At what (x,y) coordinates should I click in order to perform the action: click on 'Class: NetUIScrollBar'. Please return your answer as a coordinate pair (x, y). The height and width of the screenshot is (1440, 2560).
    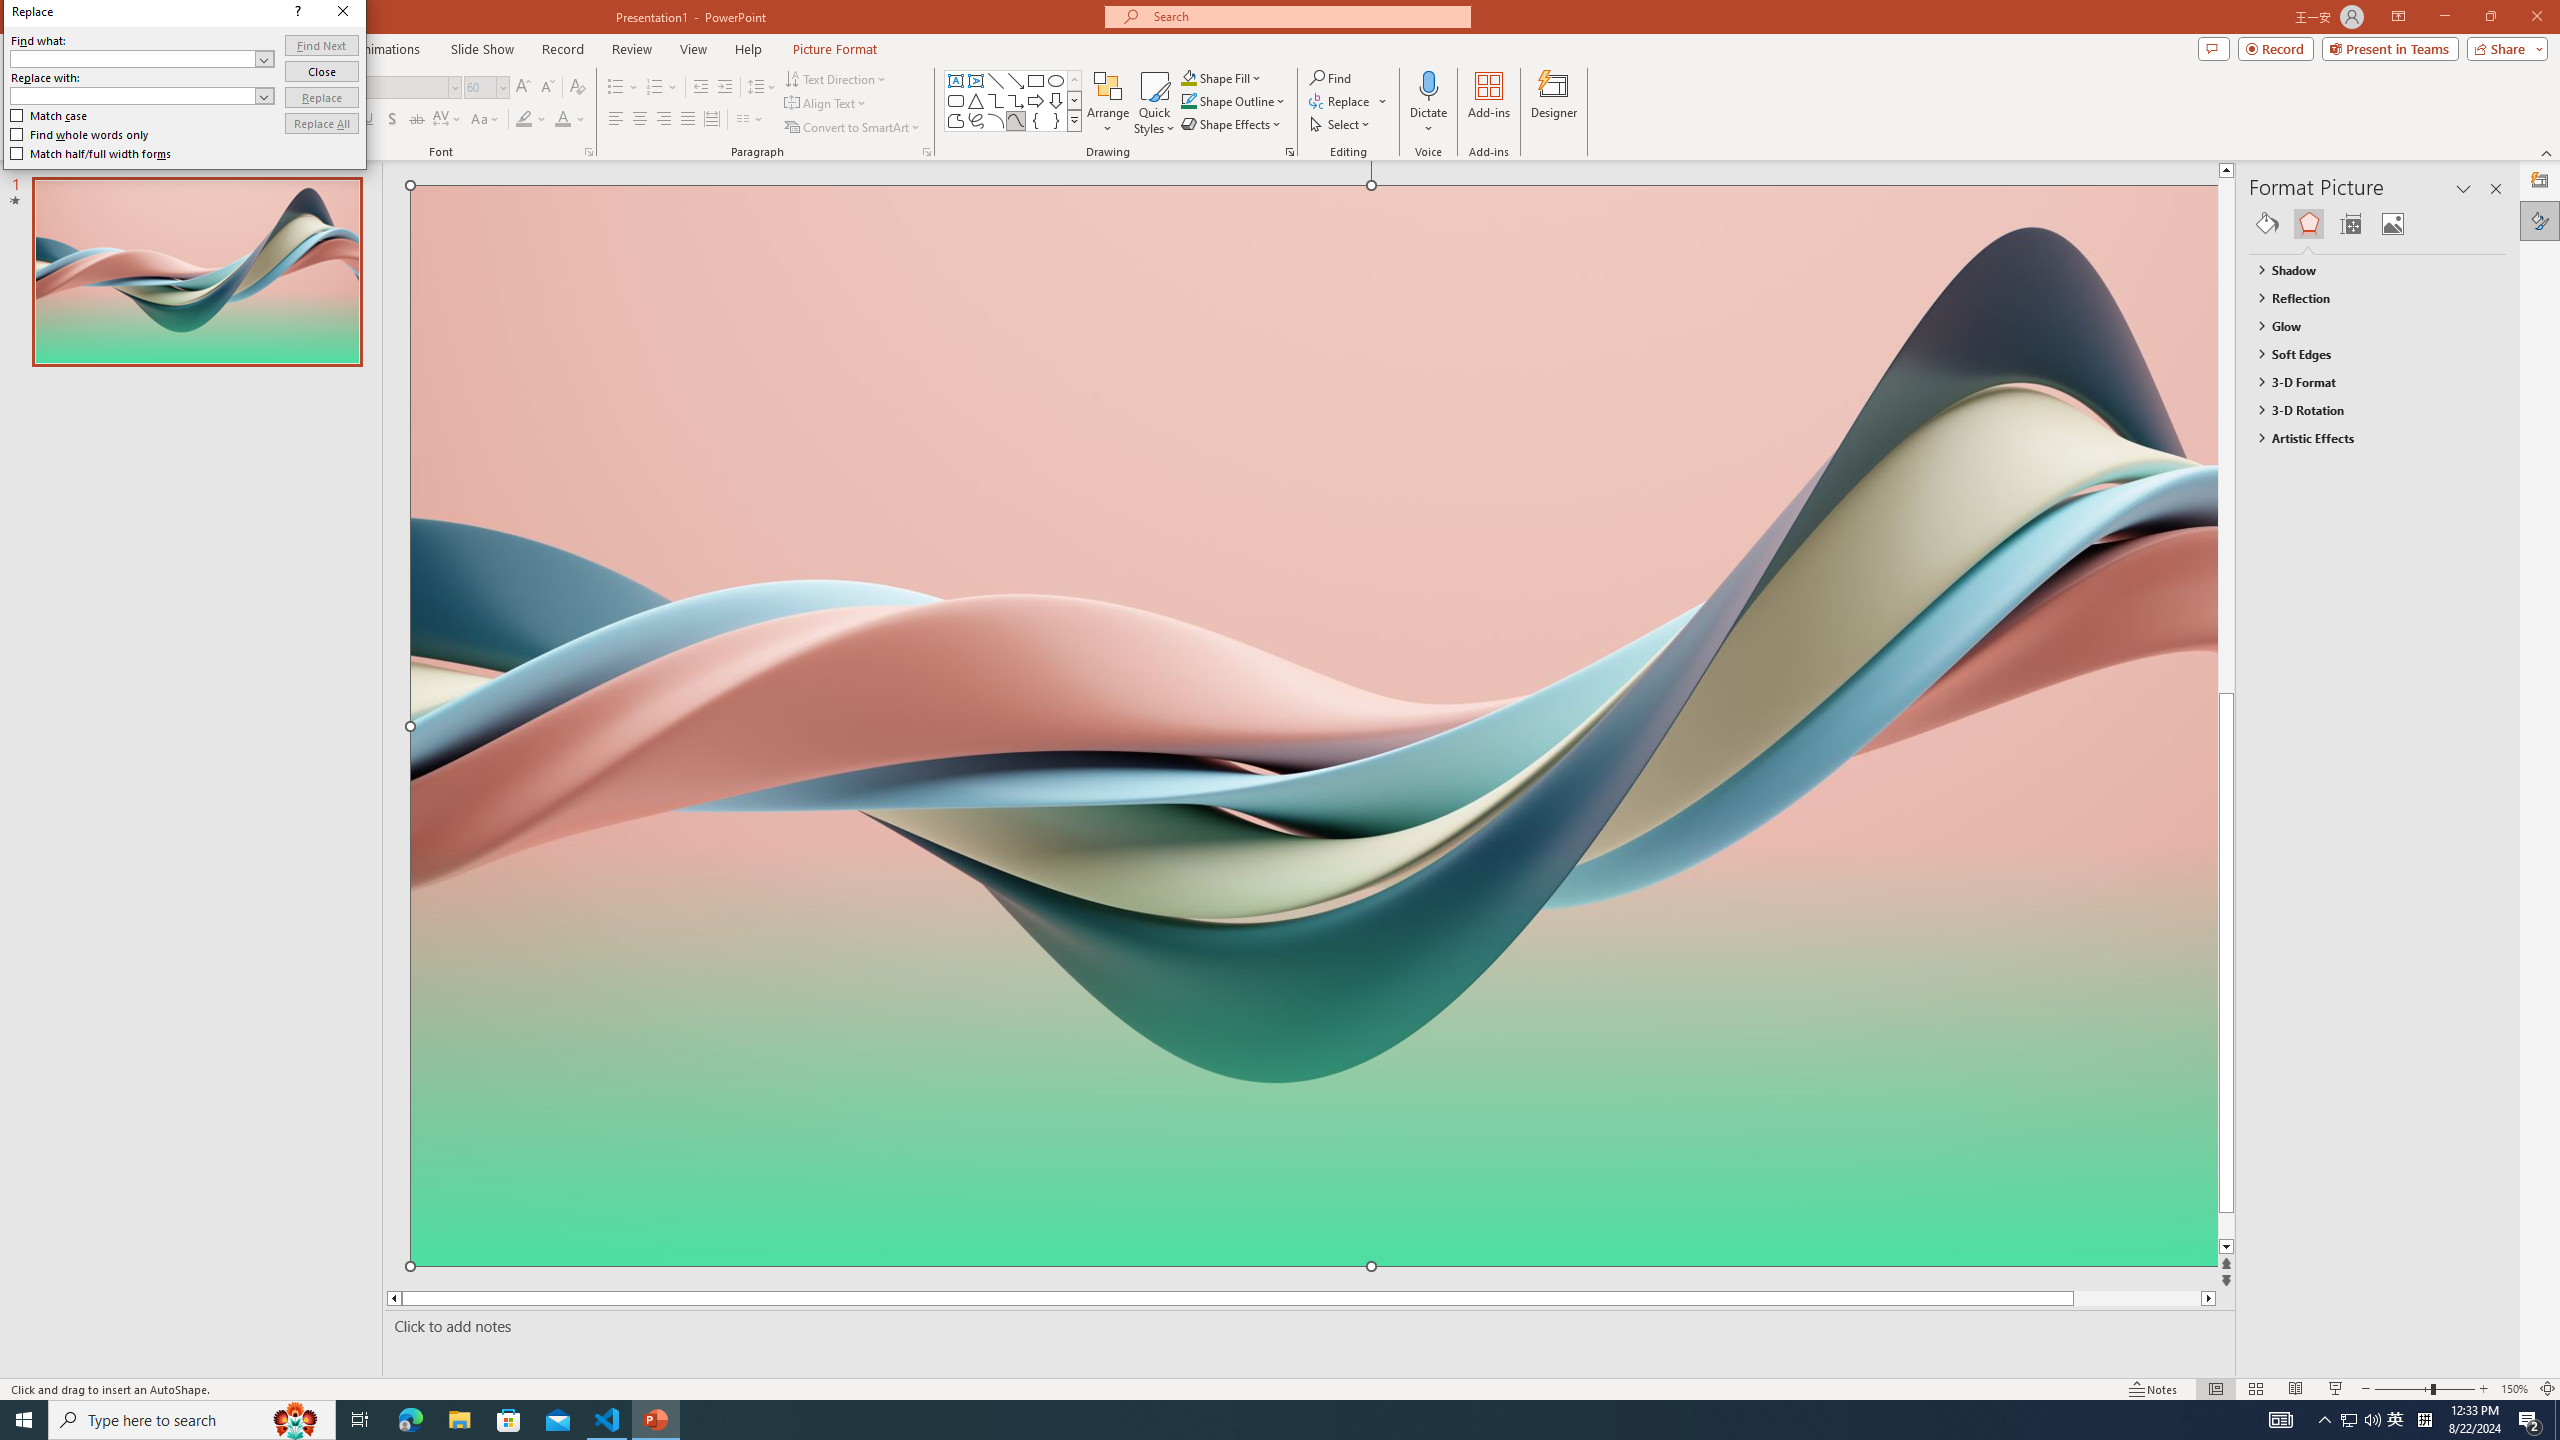
    Looking at the image, I should click on (2496, 808).